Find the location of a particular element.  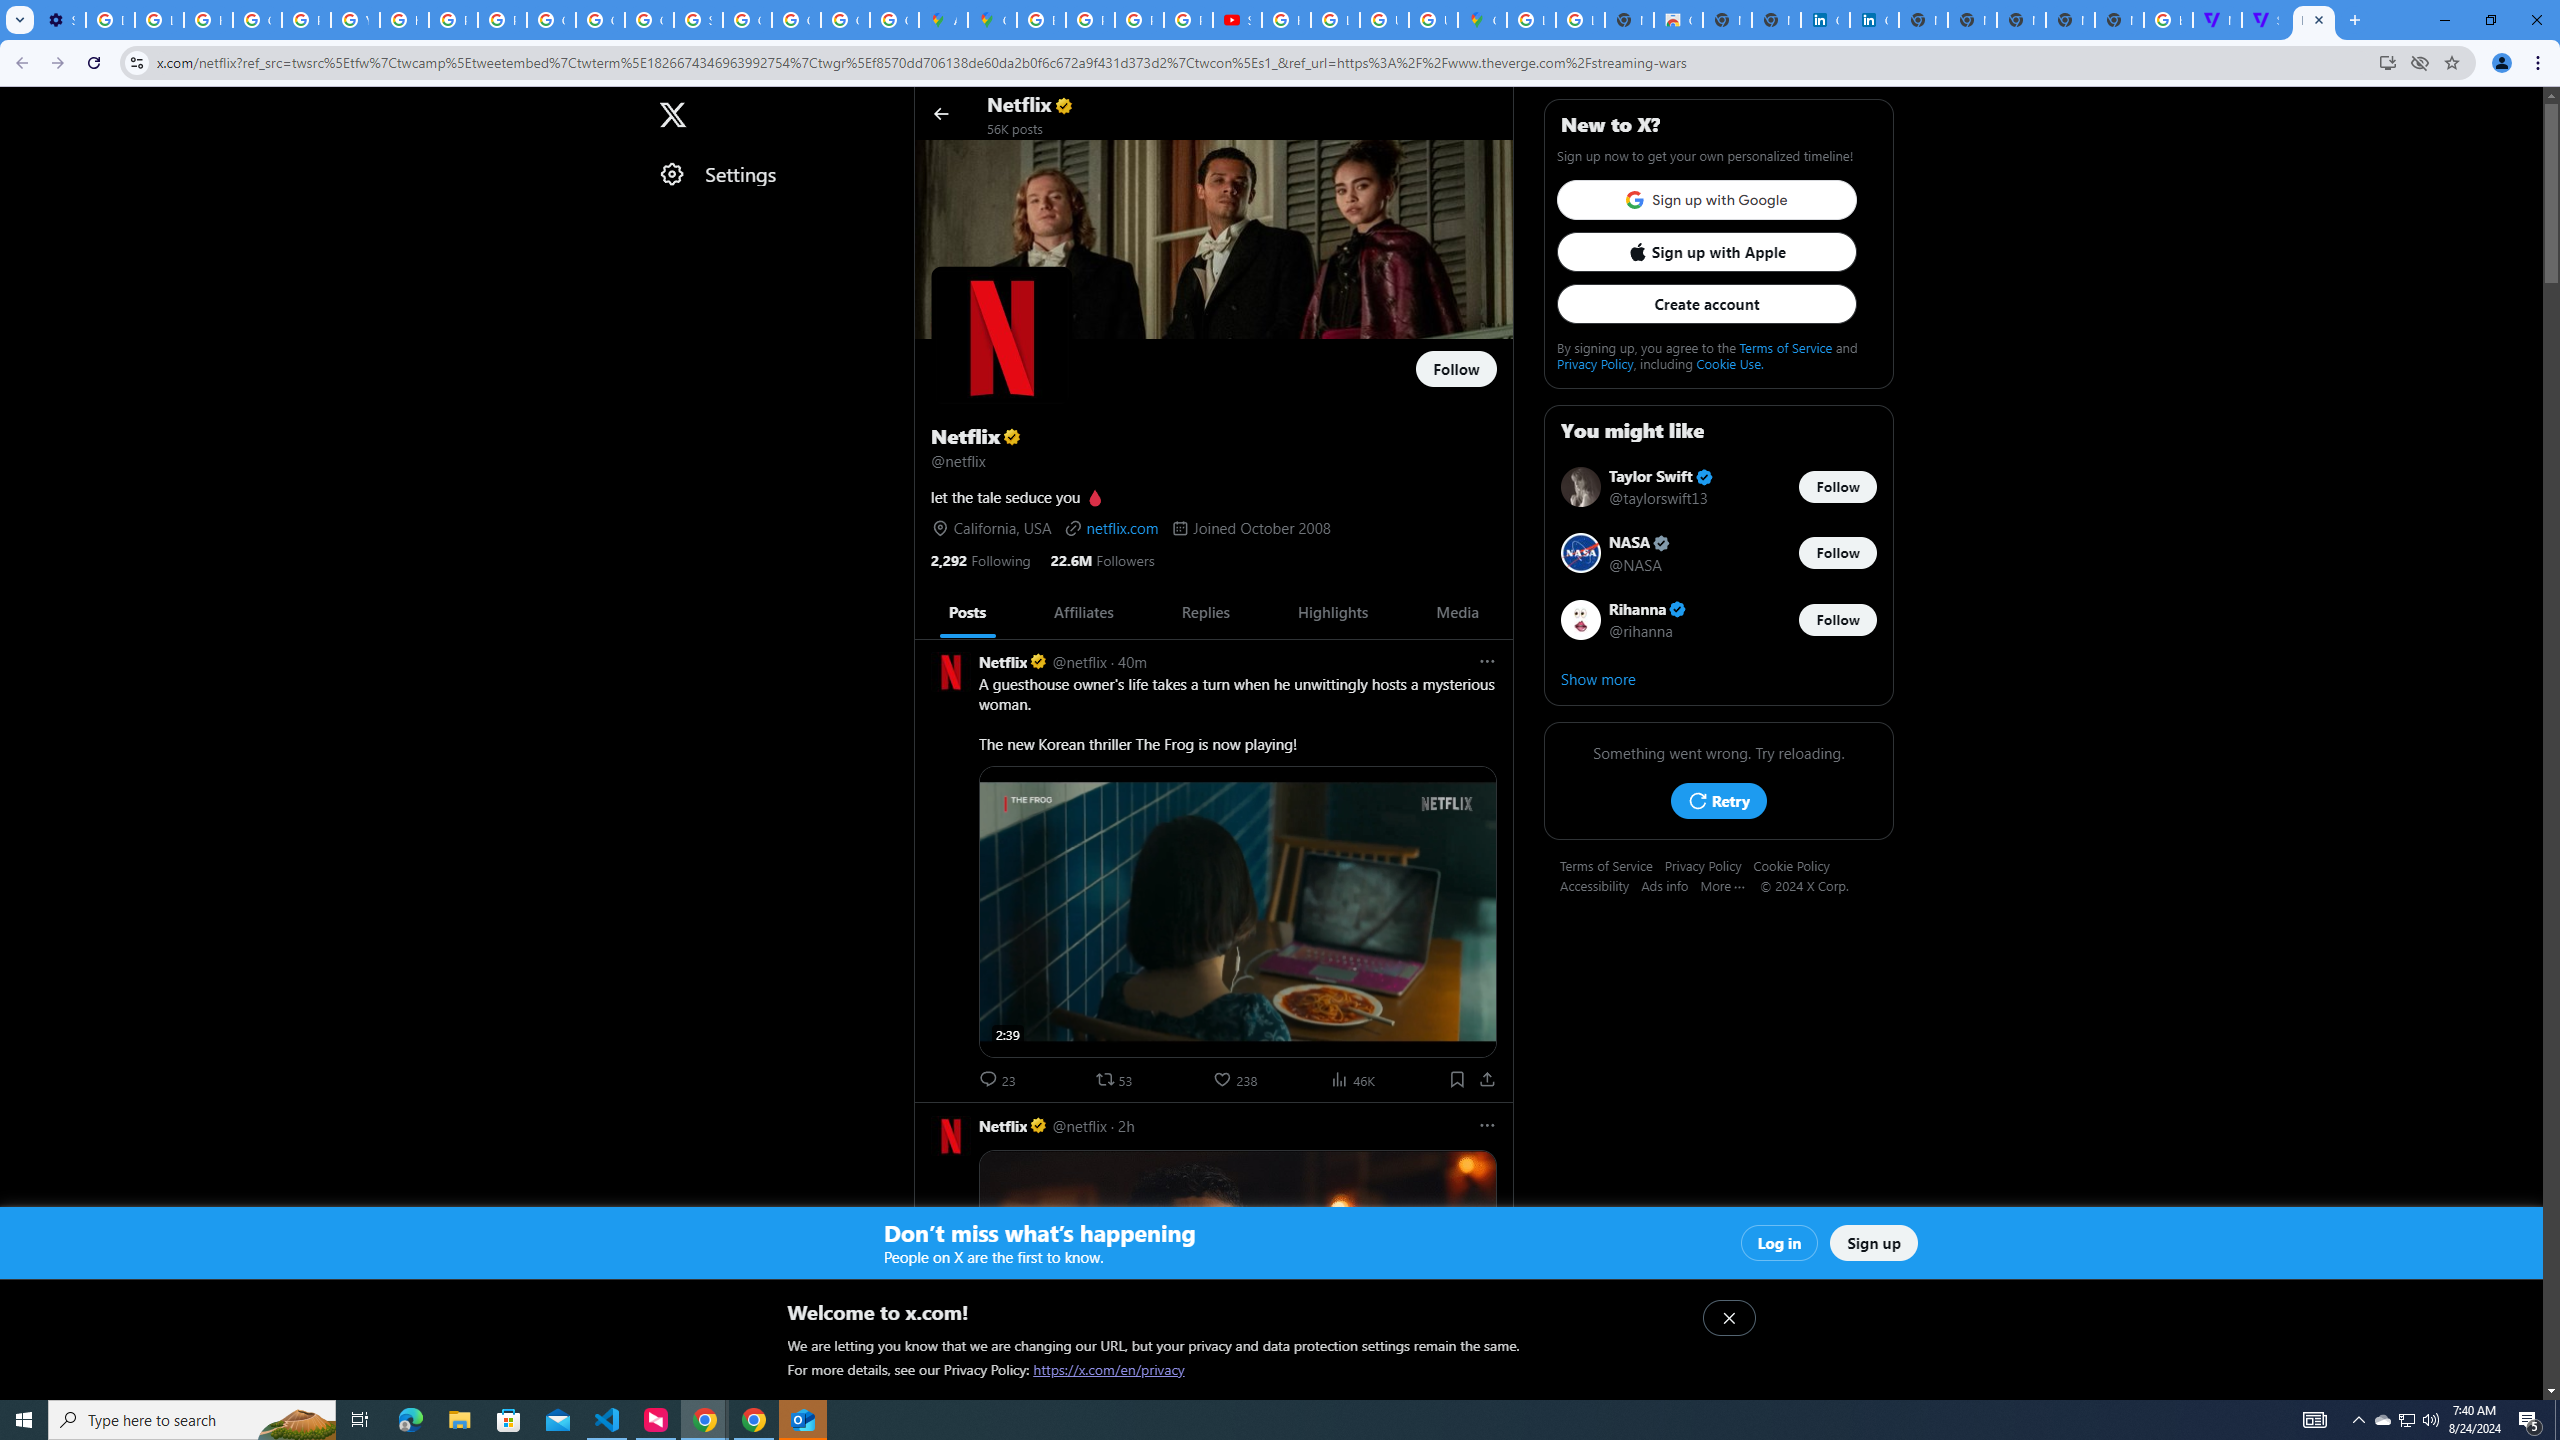

'Sign up' is located at coordinates (1872, 1242).